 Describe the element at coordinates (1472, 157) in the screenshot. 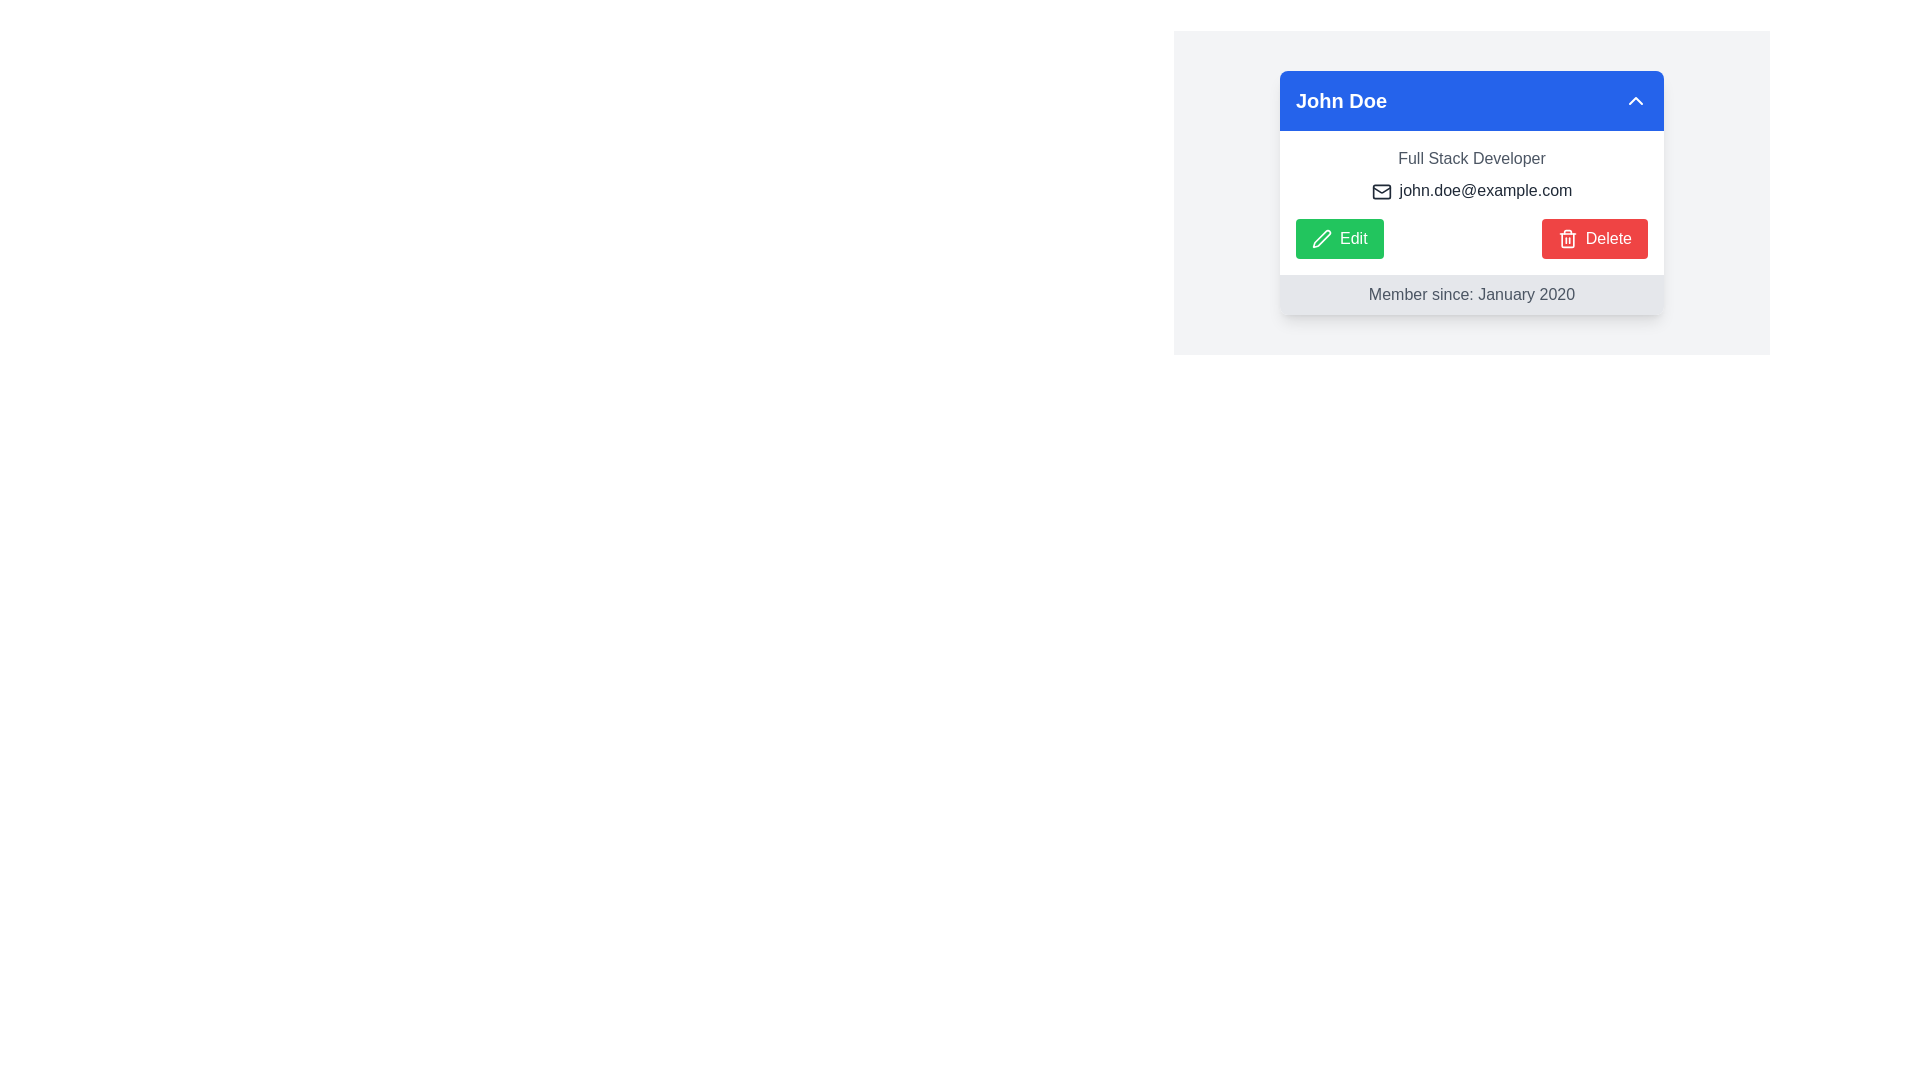

I see `the text label displaying 'Full Stack Developer' located beneath the user name header 'John Doe' in the profile card` at that location.